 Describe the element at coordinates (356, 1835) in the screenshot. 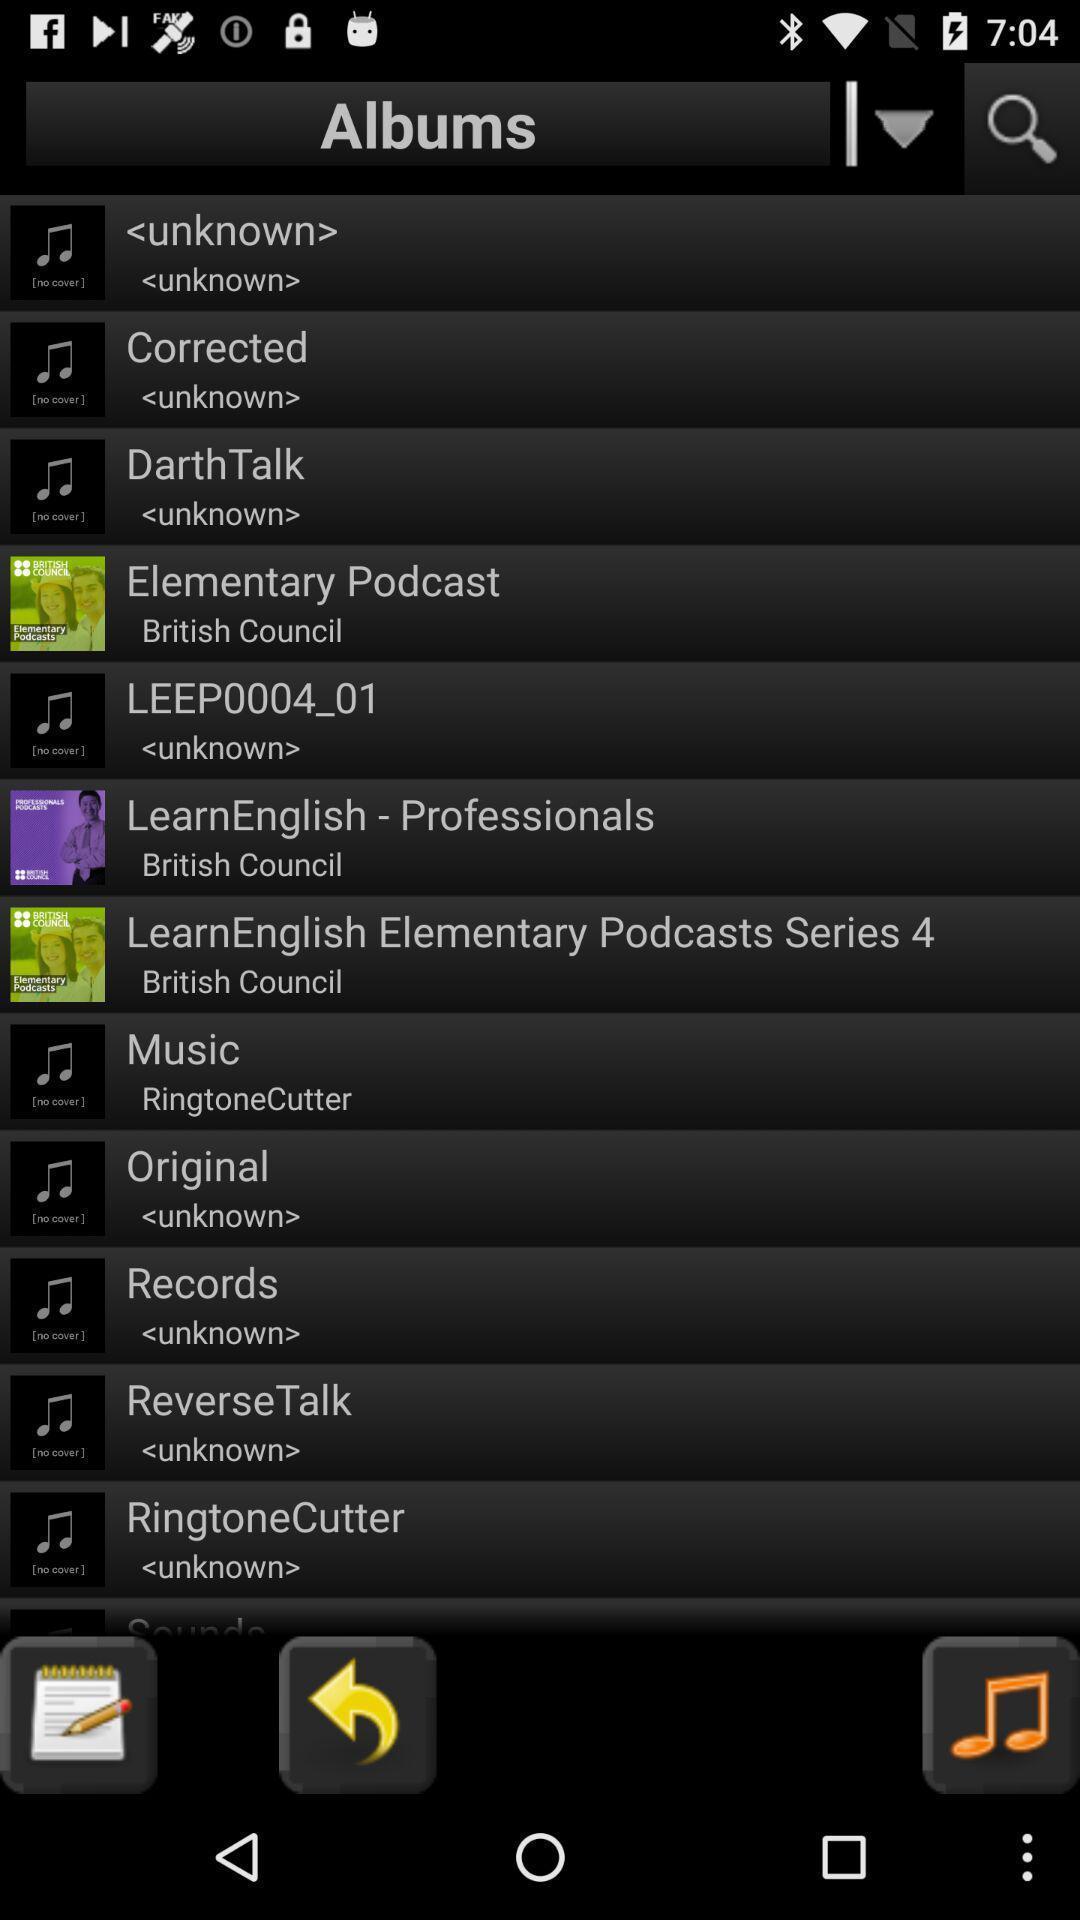

I see `the reply icon` at that location.